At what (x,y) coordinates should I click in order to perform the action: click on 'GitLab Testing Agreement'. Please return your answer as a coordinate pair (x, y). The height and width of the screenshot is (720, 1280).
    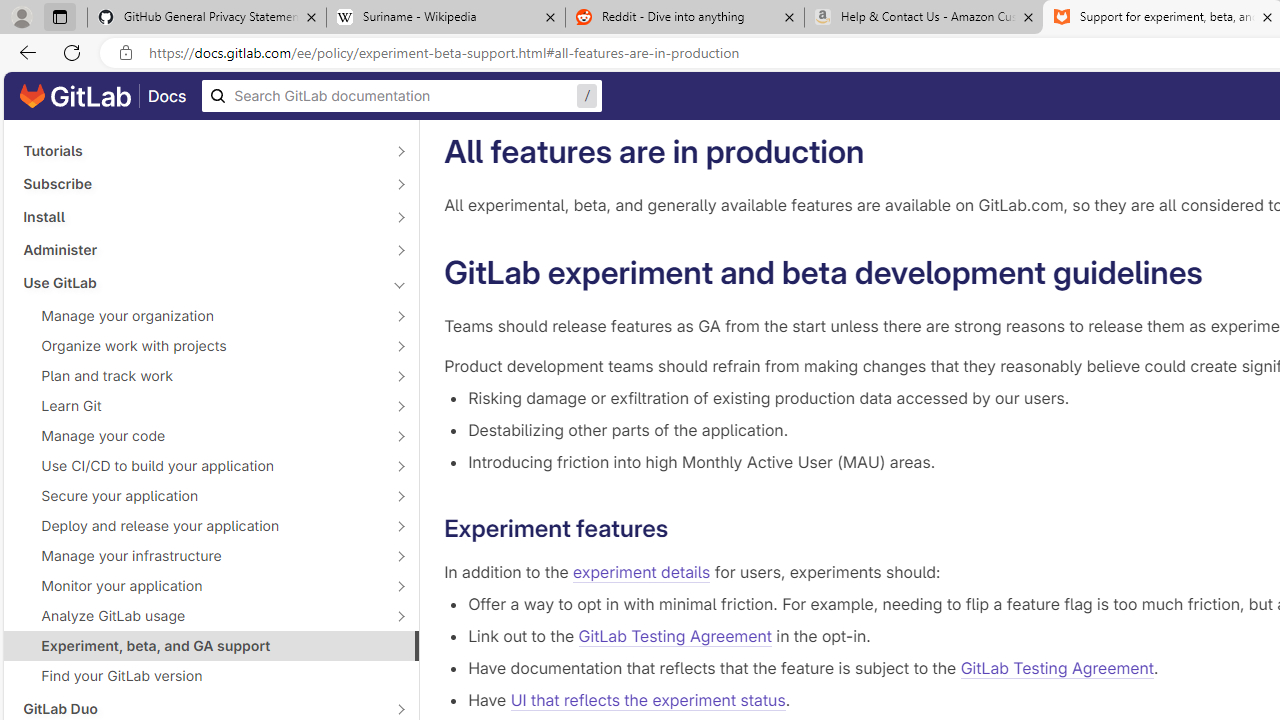
    Looking at the image, I should click on (1056, 668).